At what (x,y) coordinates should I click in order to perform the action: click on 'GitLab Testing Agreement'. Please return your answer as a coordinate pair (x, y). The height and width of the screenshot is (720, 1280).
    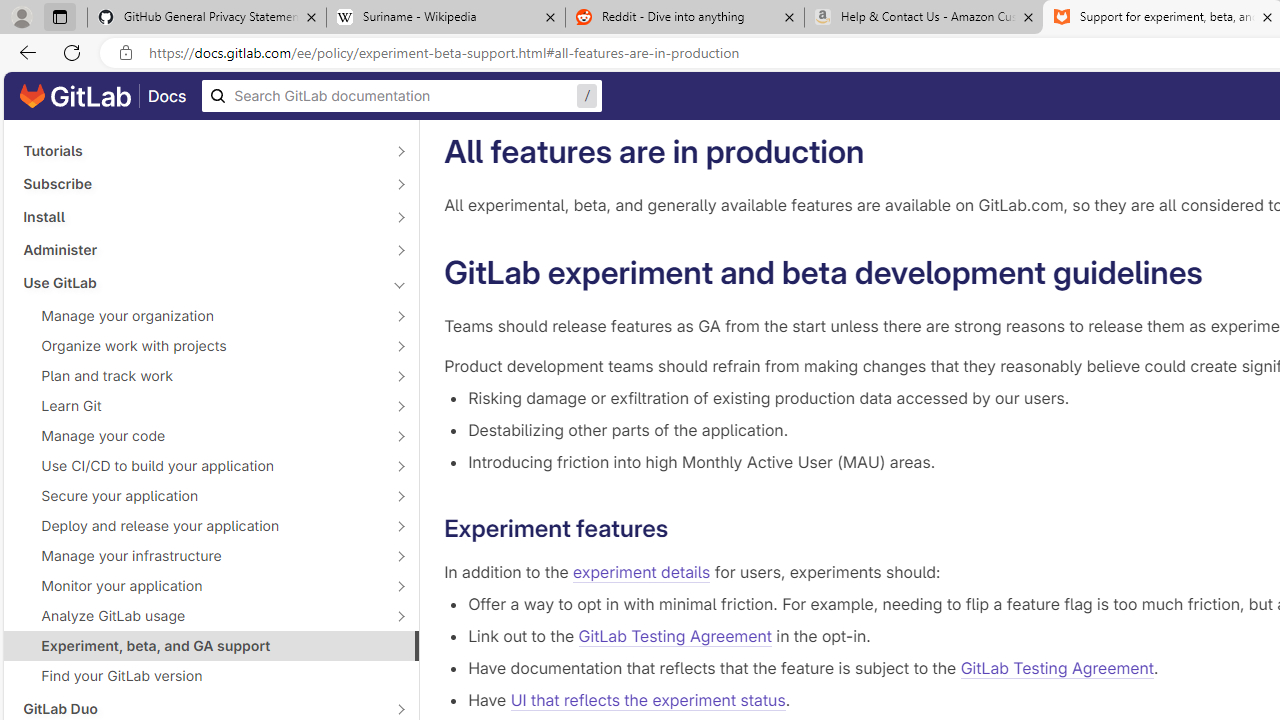
    Looking at the image, I should click on (1056, 668).